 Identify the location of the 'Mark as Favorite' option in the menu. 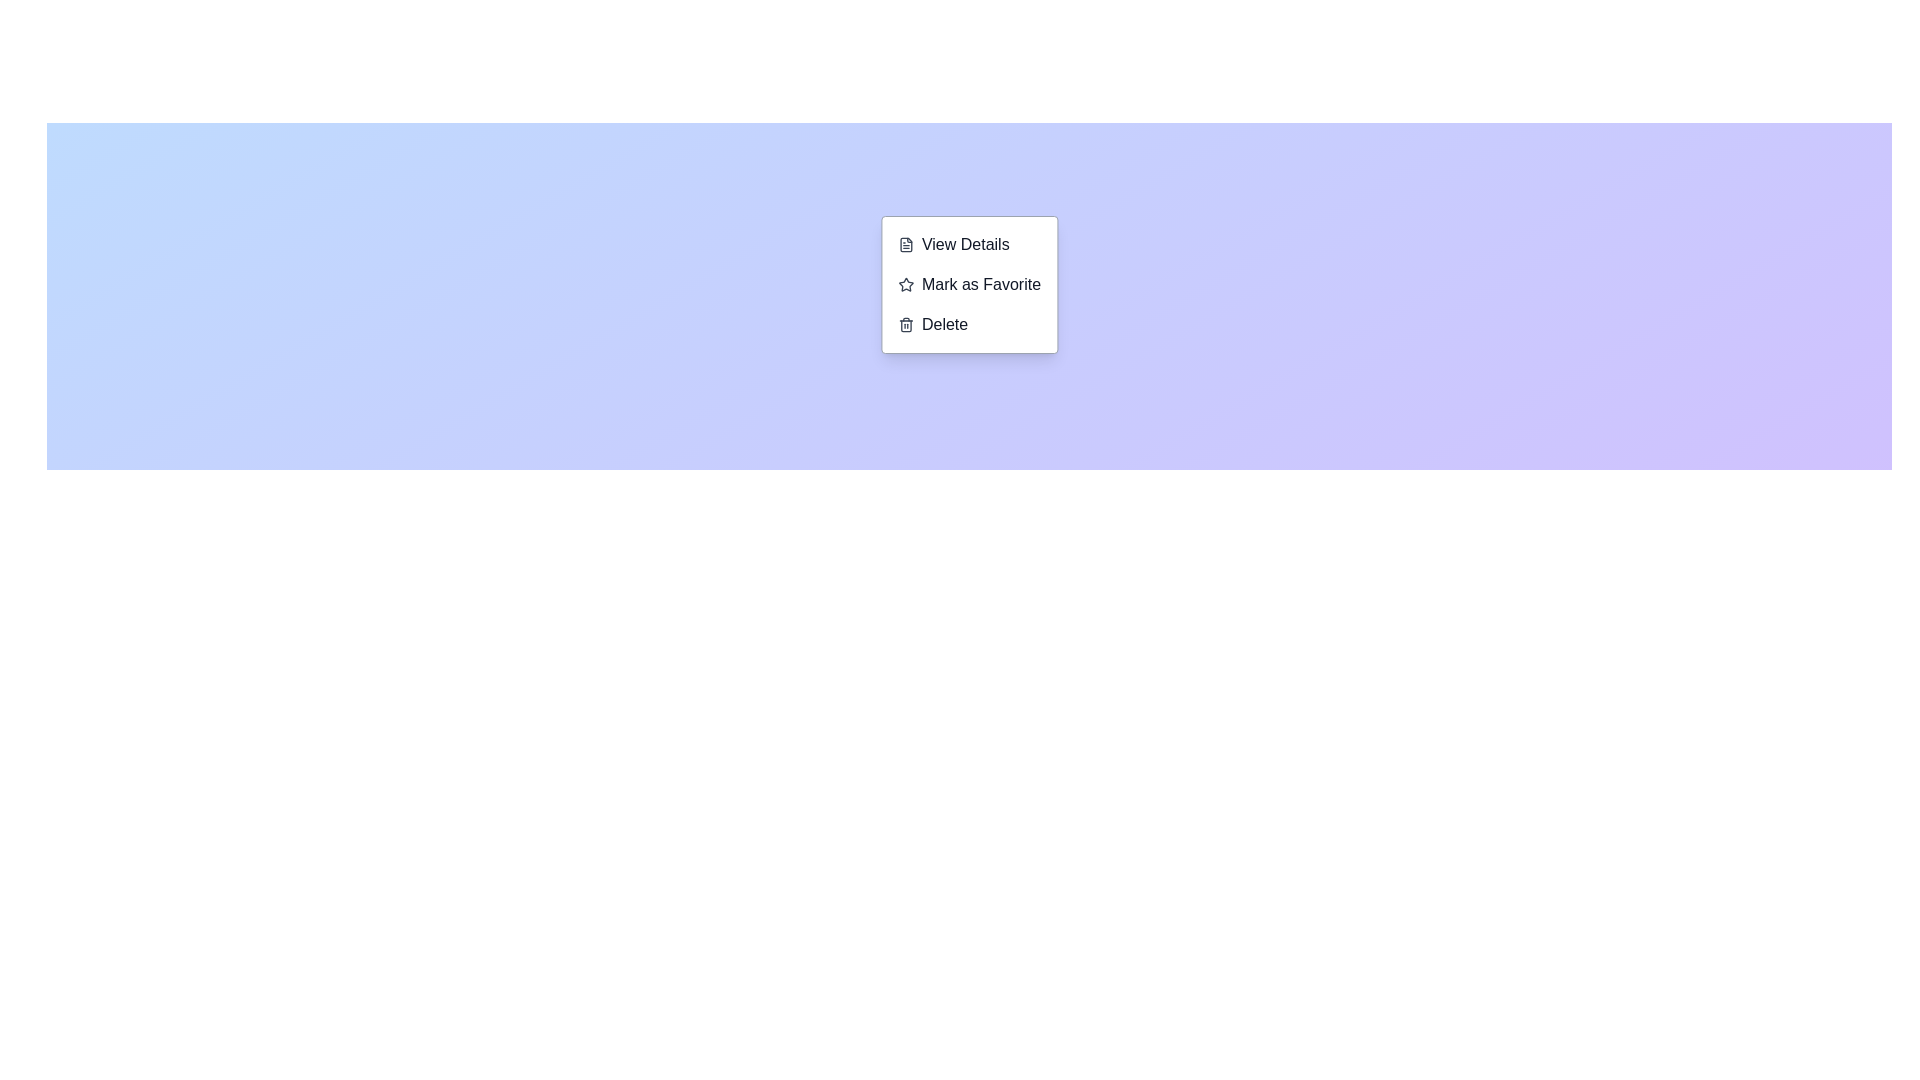
(969, 284).